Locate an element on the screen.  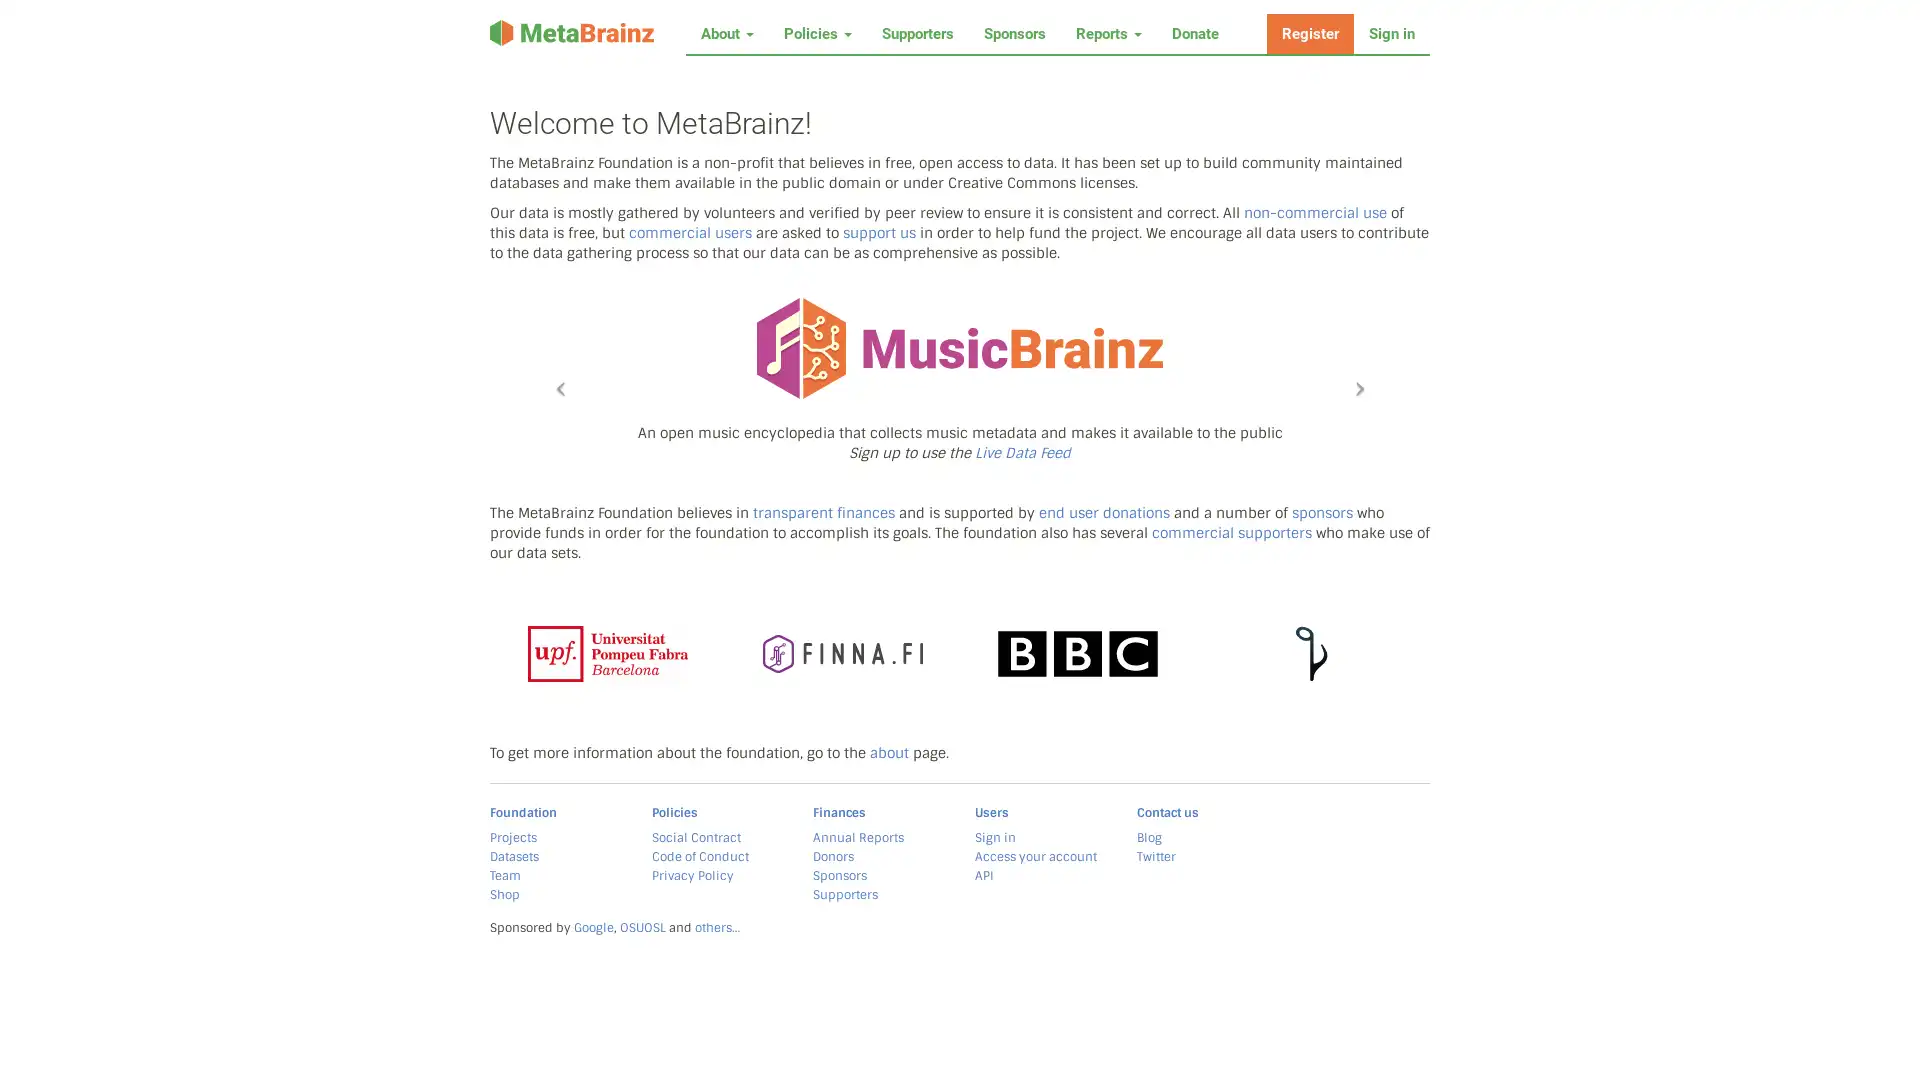
Next is located at coordinates (1359, 388).